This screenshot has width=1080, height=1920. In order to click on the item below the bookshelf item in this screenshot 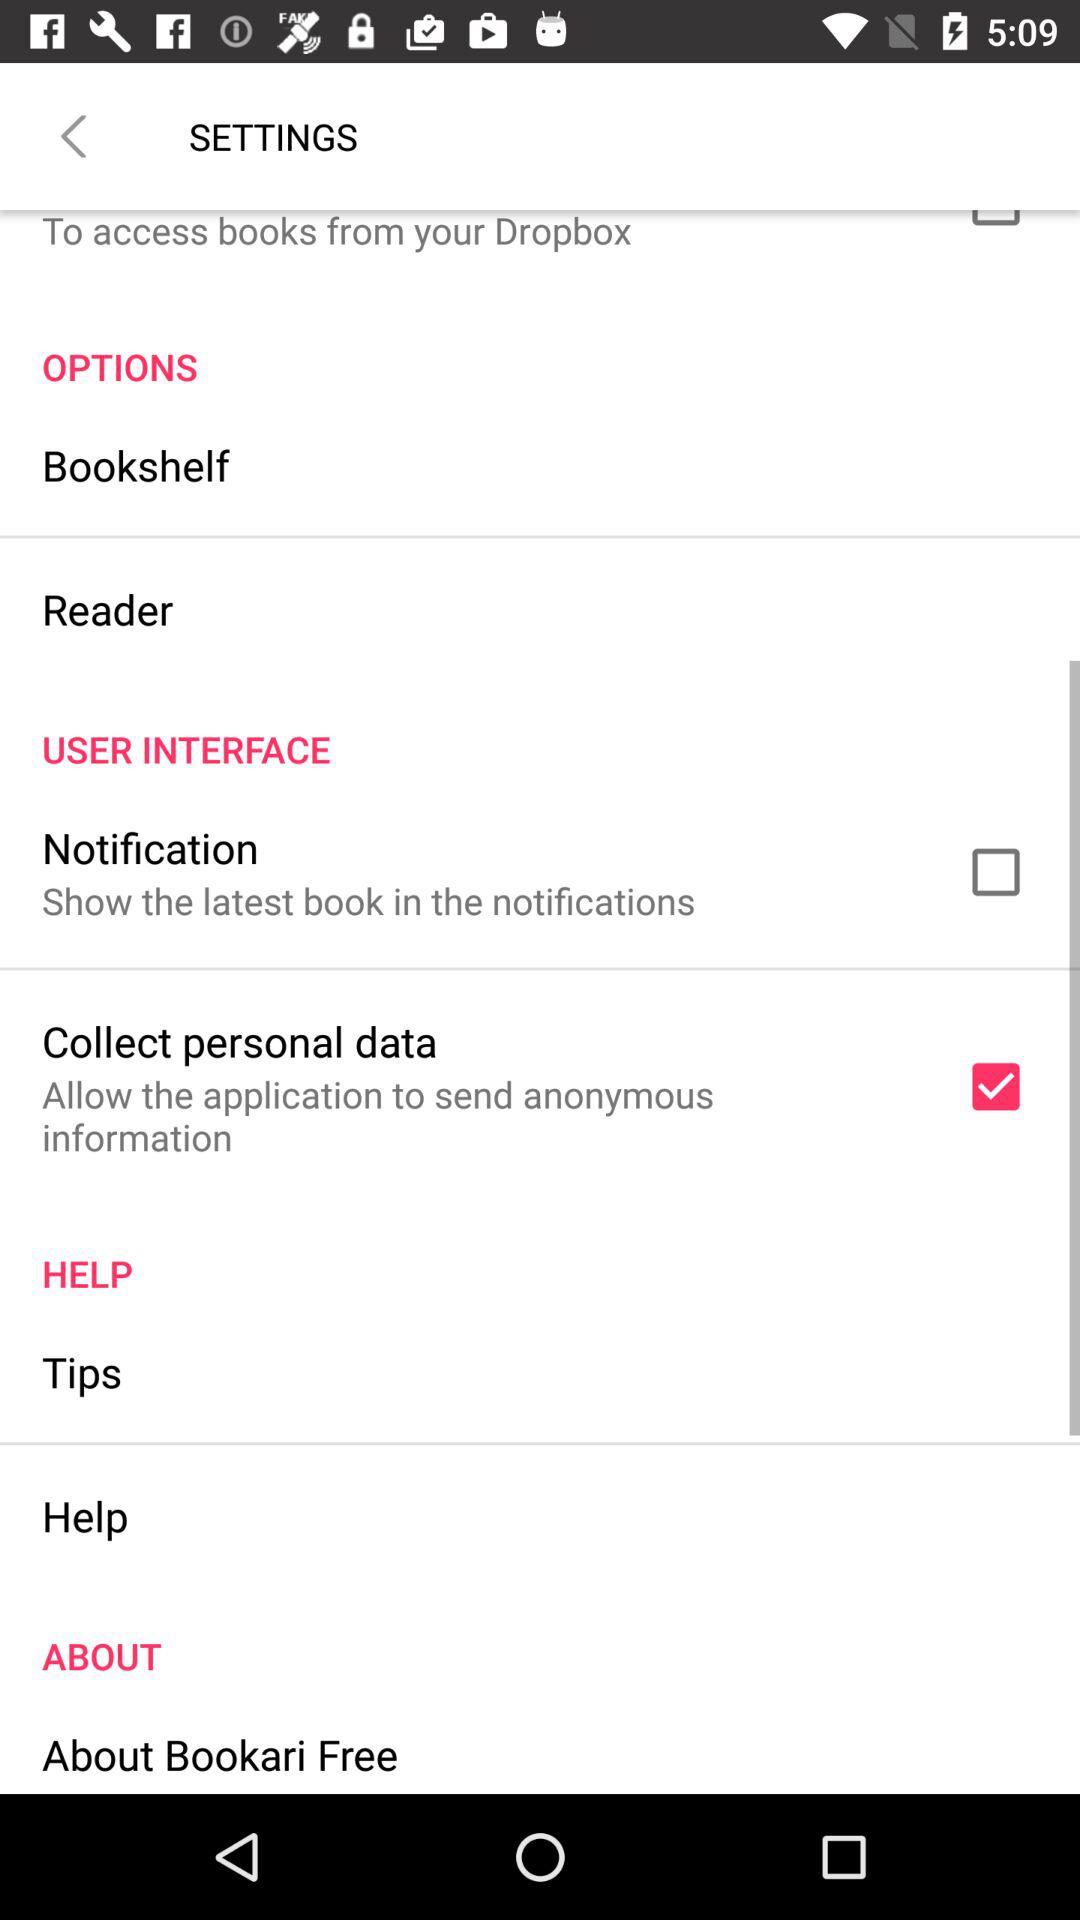, I will do `click(107, 608)`.